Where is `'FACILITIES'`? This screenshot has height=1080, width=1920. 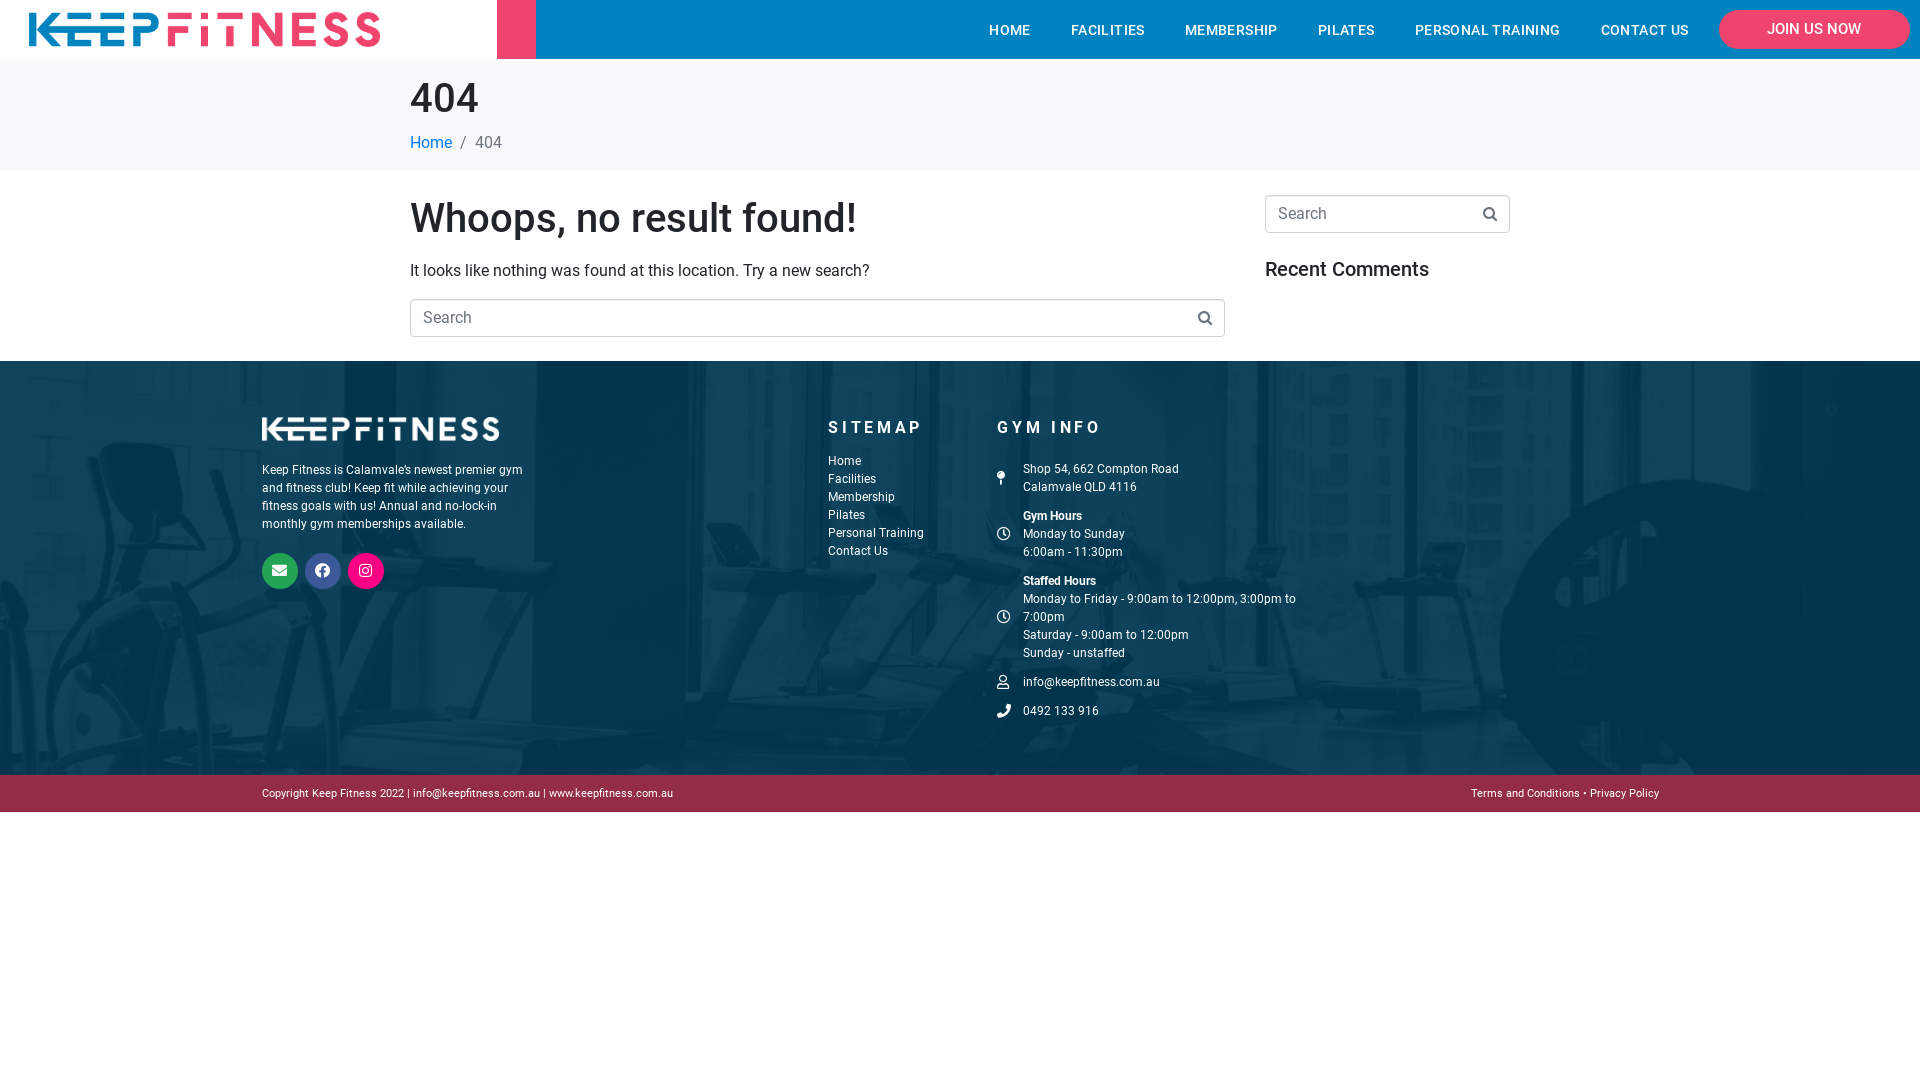 'FACILITIES' is located at coordinates (1107, 30).